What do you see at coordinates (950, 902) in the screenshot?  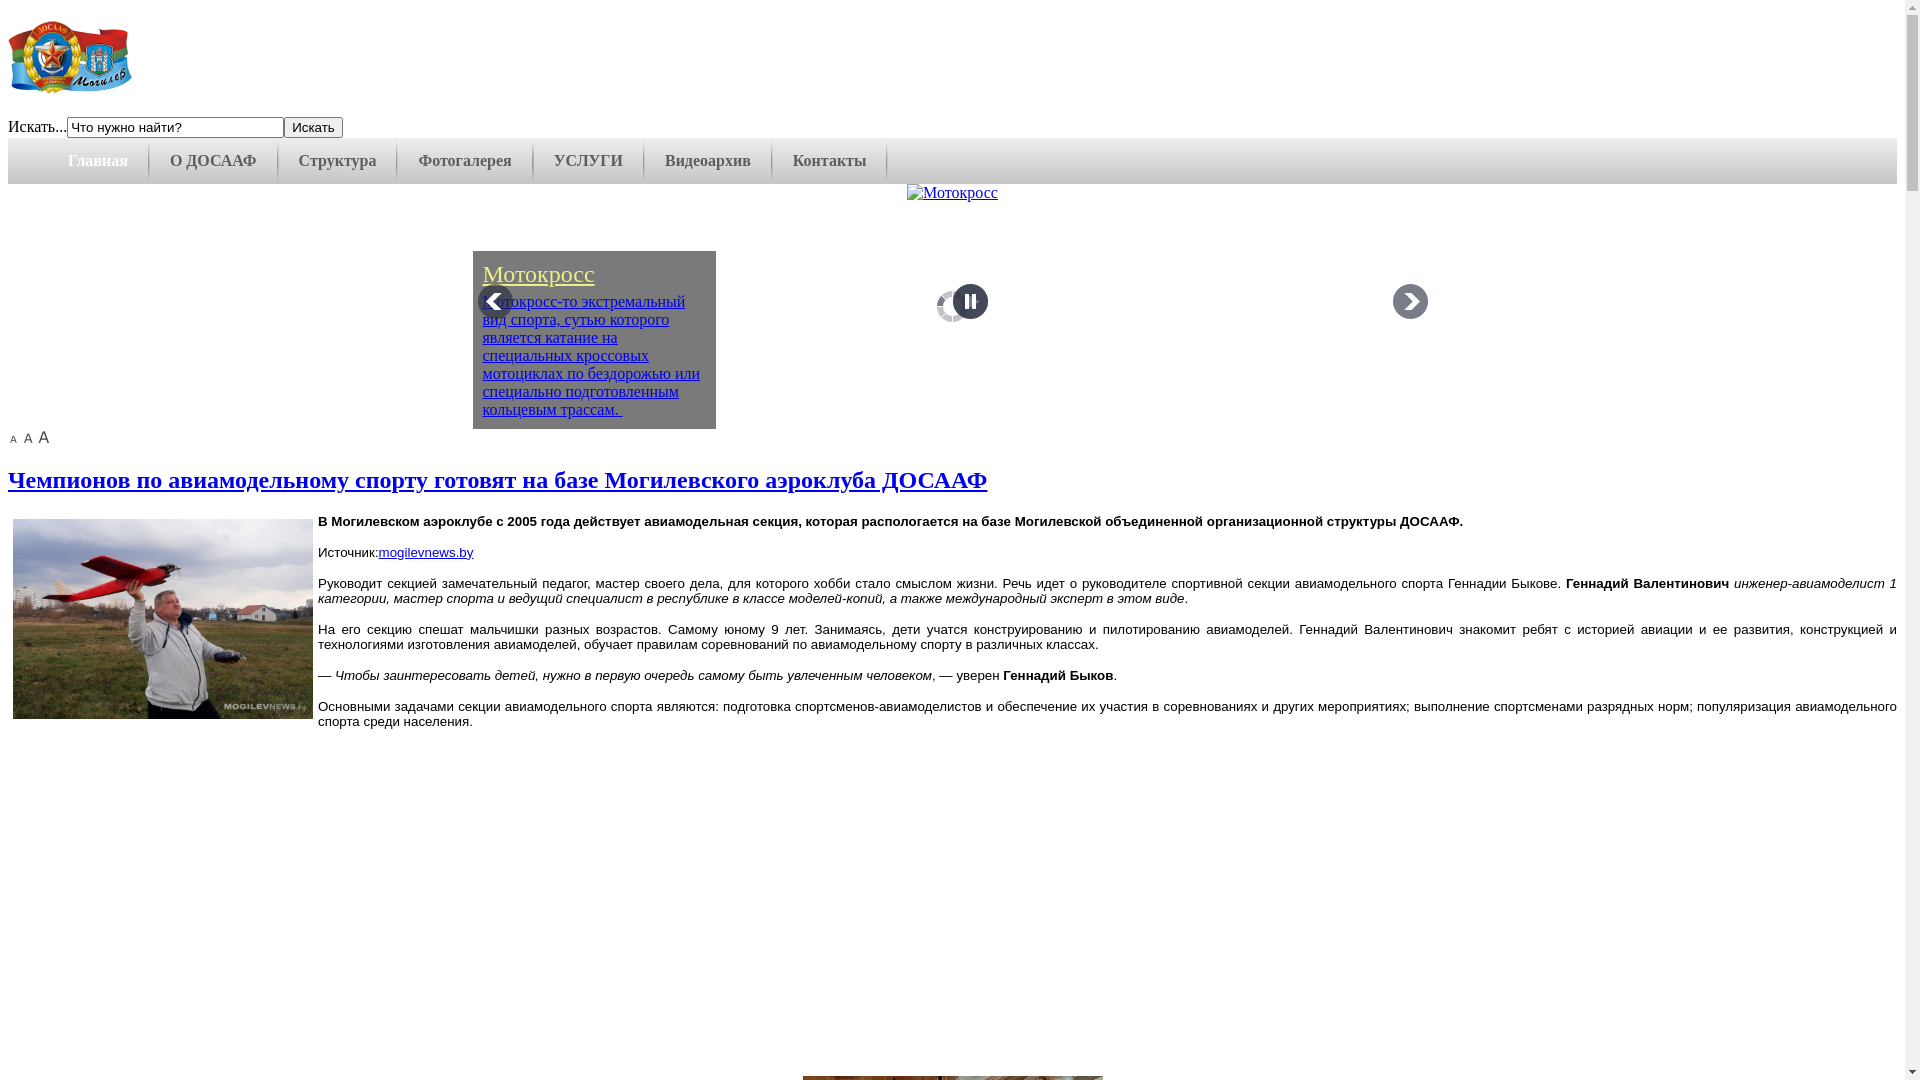 I see `'YouTube video player'` at bounding box center [950, 902].